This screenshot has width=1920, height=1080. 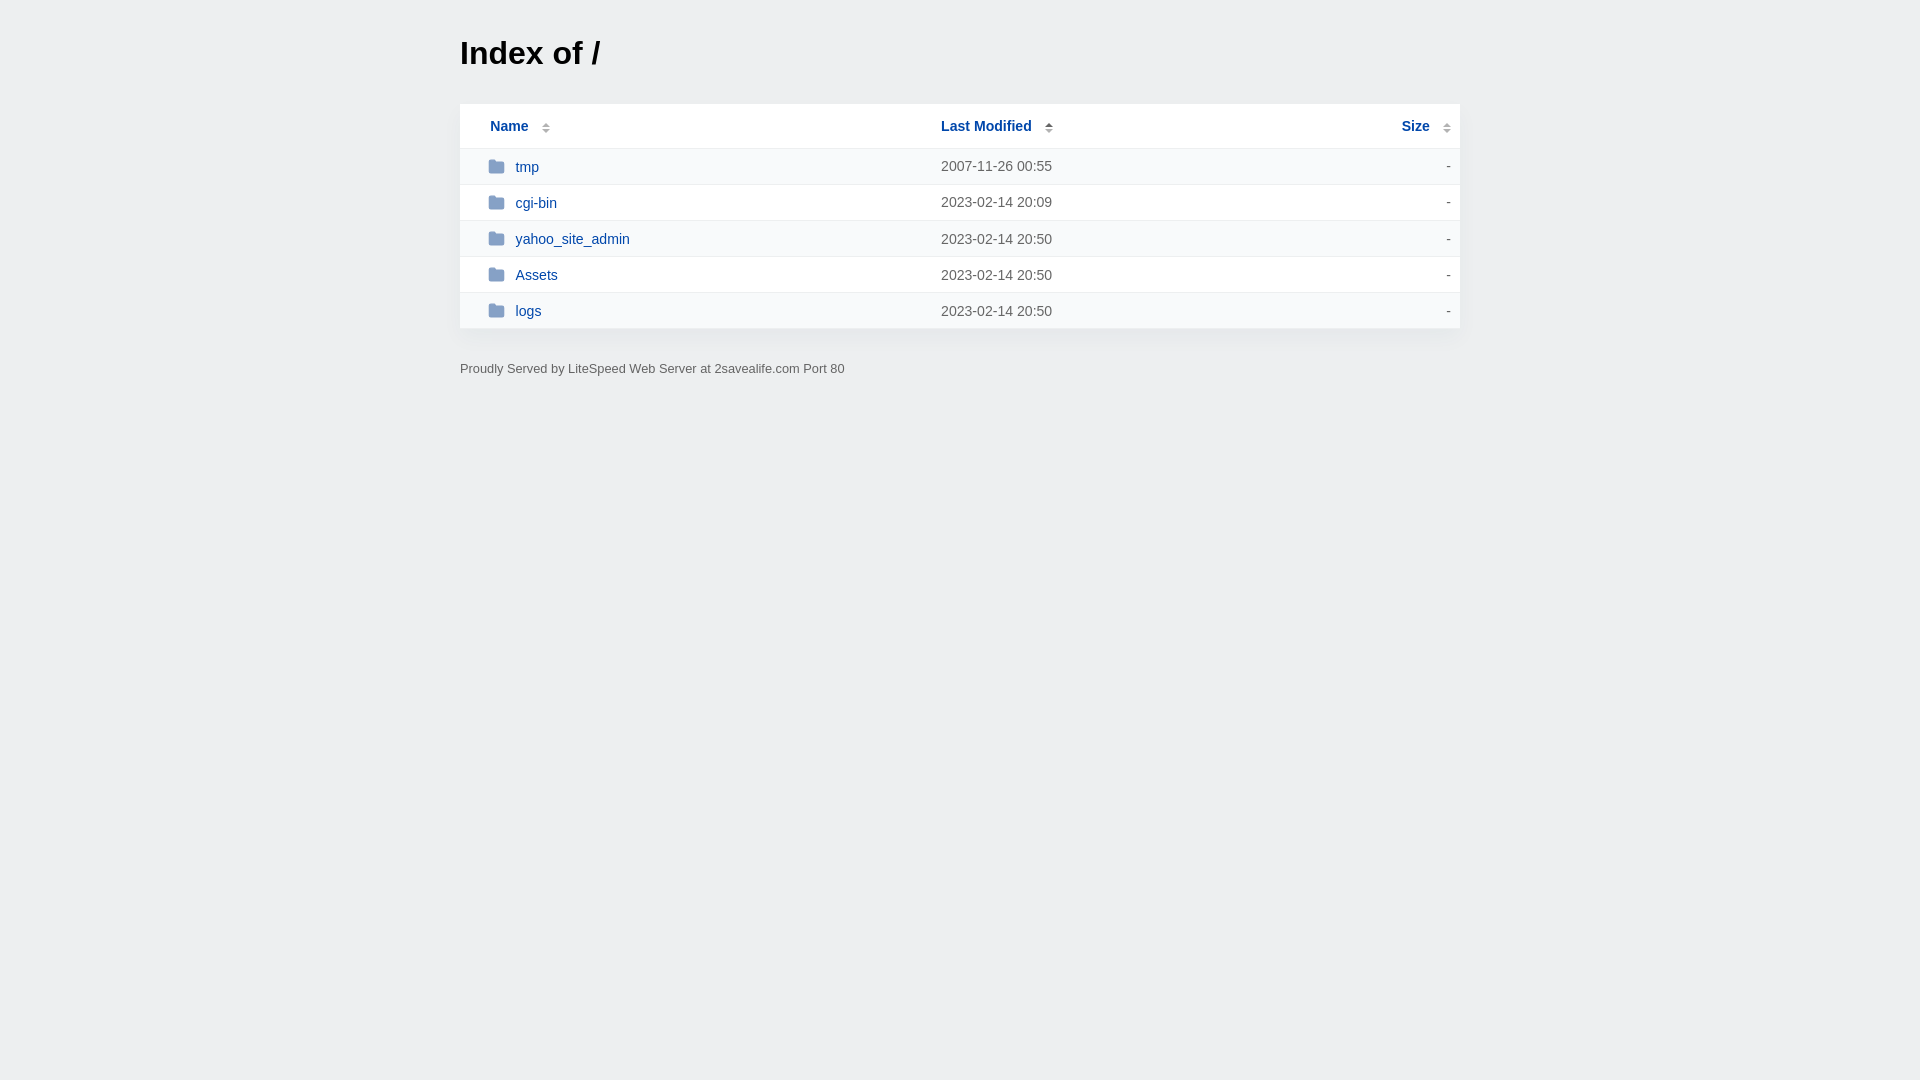 What do you see at coordinates (508, 126) in the screenshot?
I see `'Name'` at bounding box center [508, 126].